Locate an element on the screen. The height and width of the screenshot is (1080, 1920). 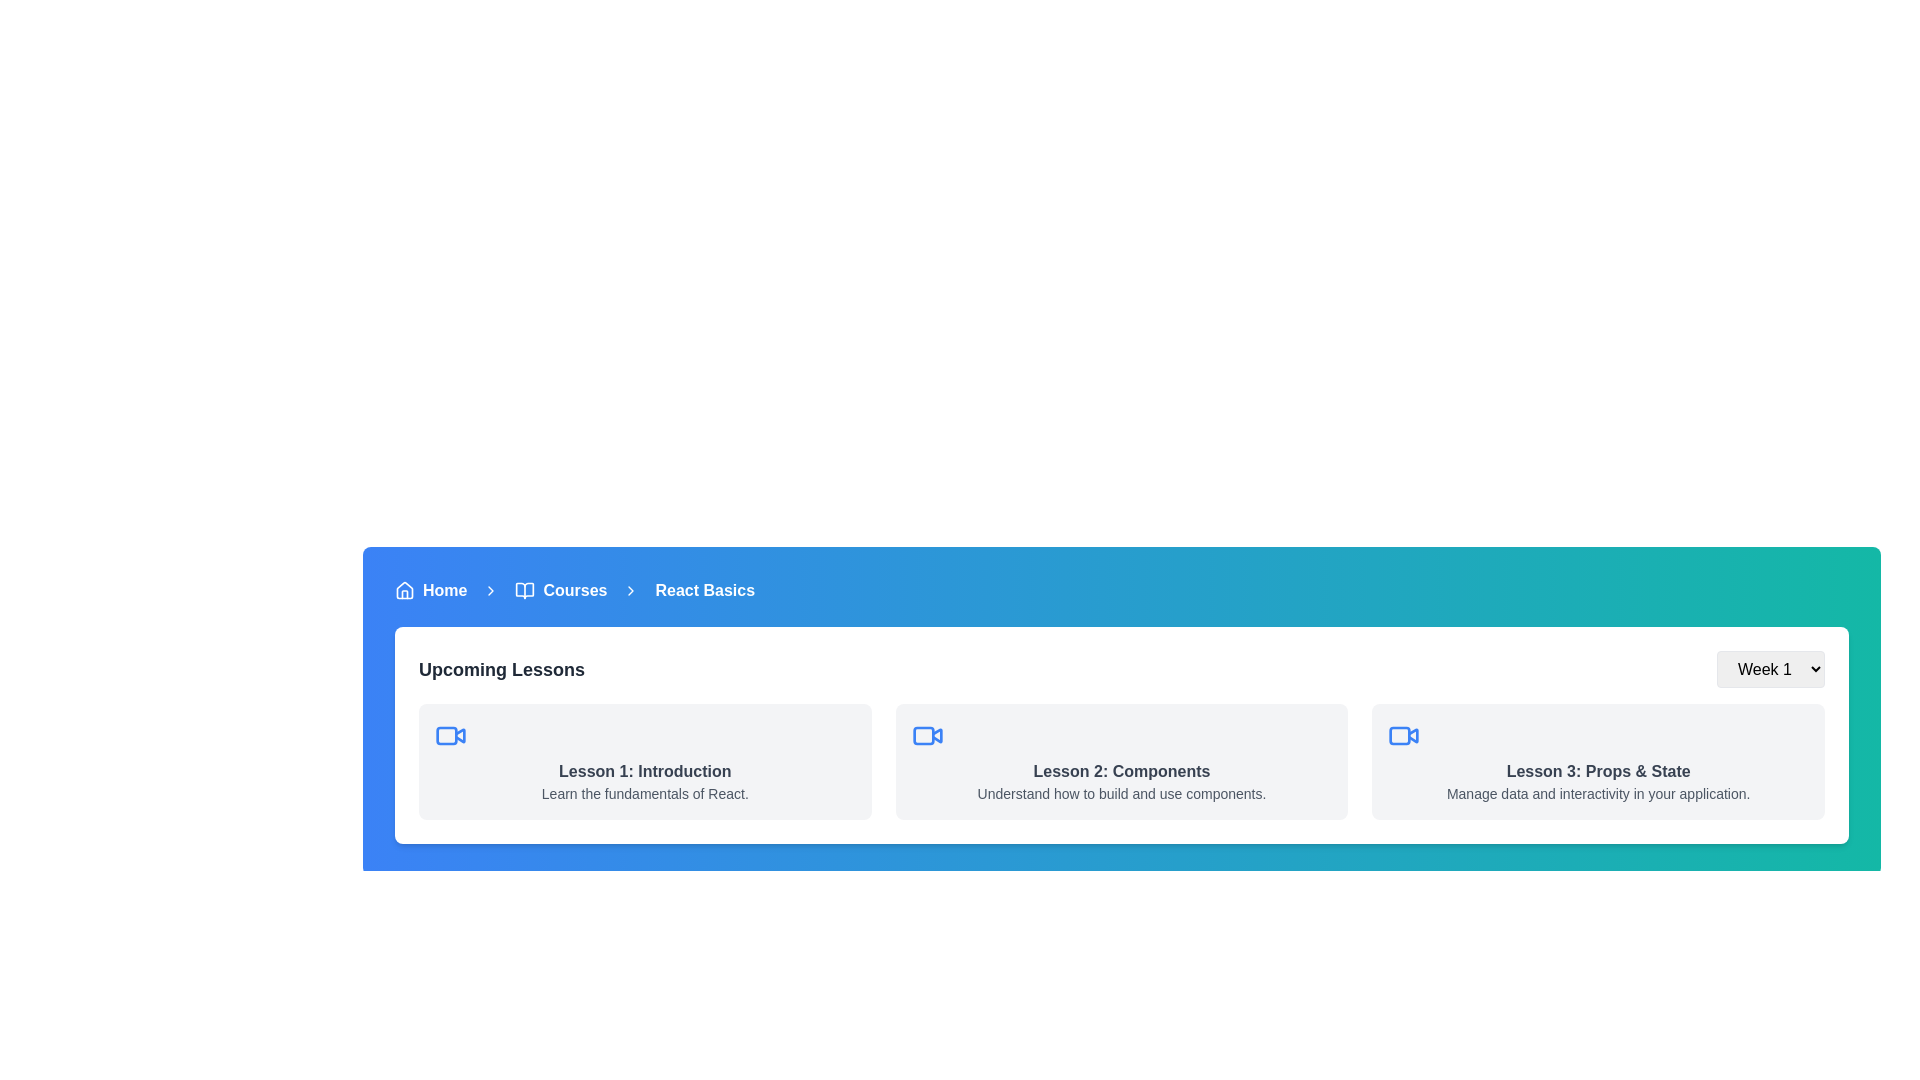
the Interactive navigation link located at the far-left of the breadcrumb navigation is located at coordinates (430, 589).